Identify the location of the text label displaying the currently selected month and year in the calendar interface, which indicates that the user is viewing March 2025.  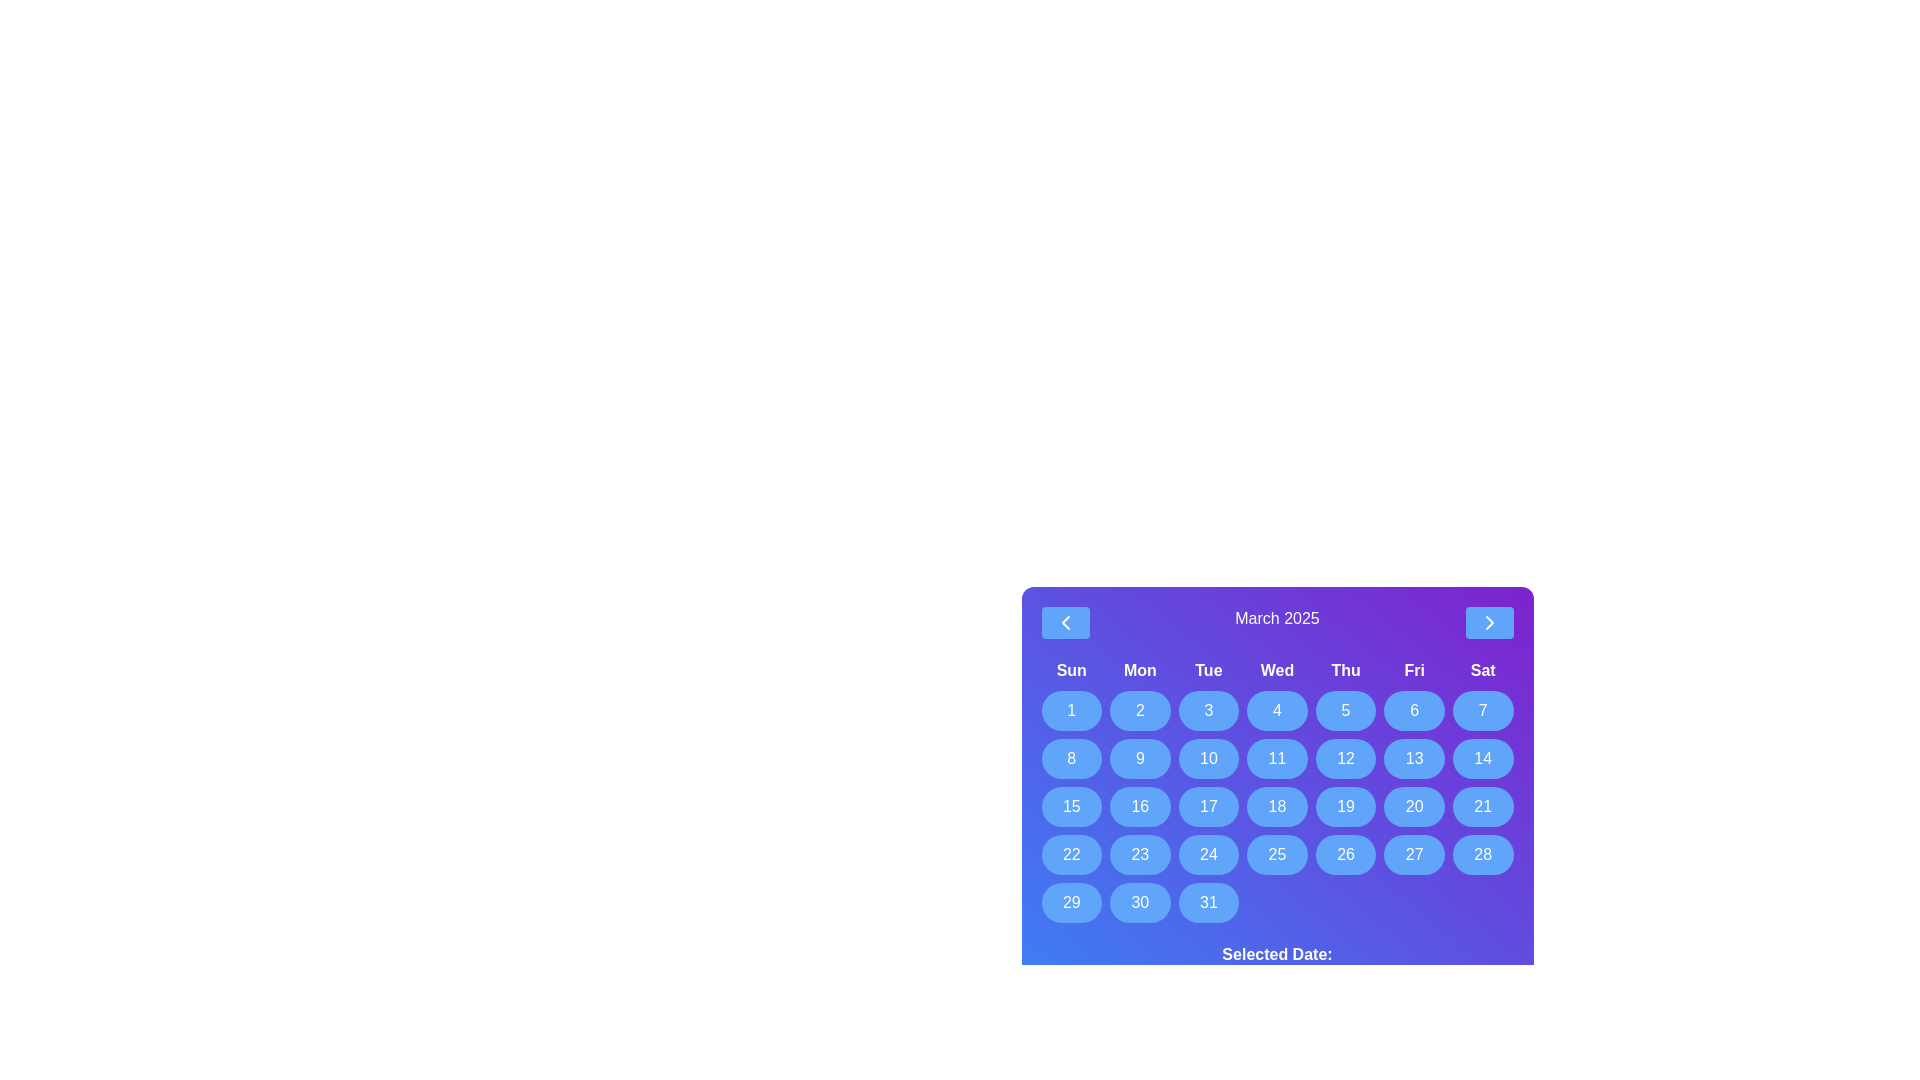
(1276, 622).